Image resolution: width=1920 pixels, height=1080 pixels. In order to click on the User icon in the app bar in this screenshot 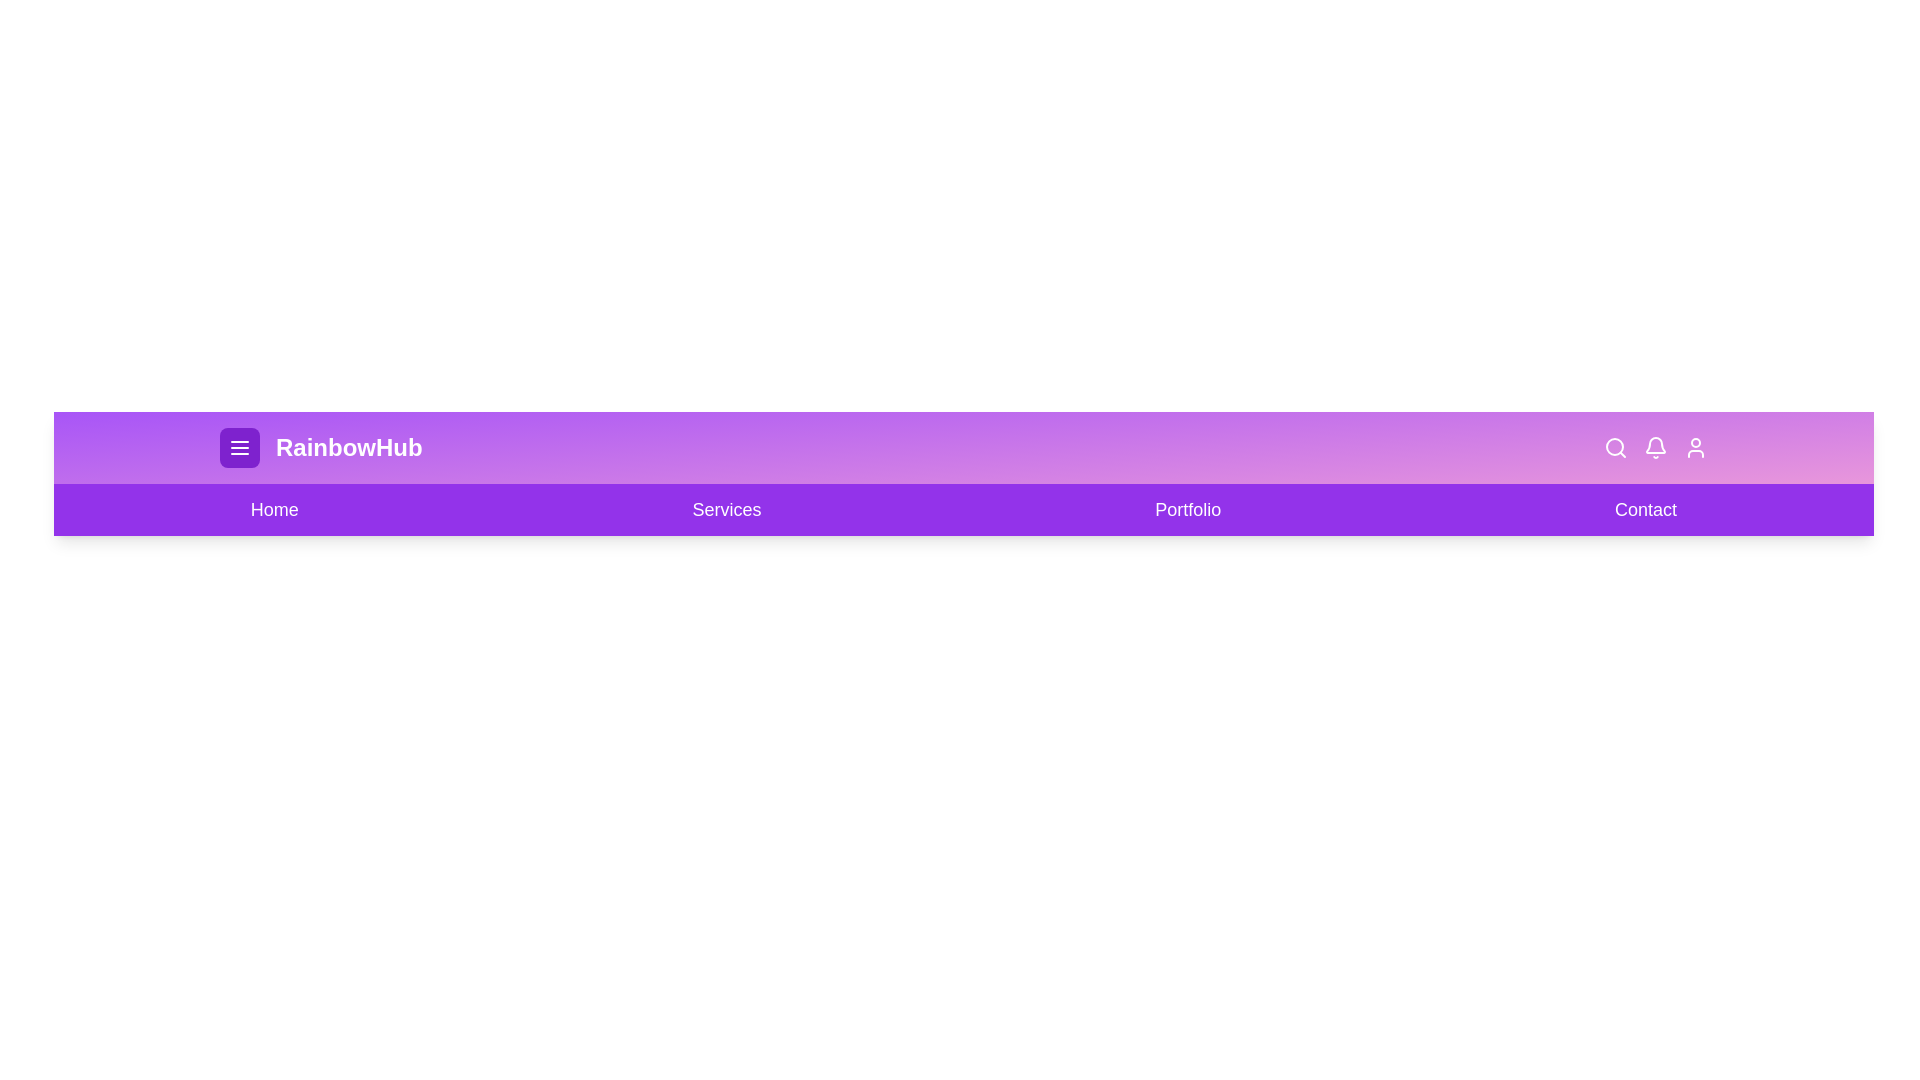, I will do `click(1694, 446)`.